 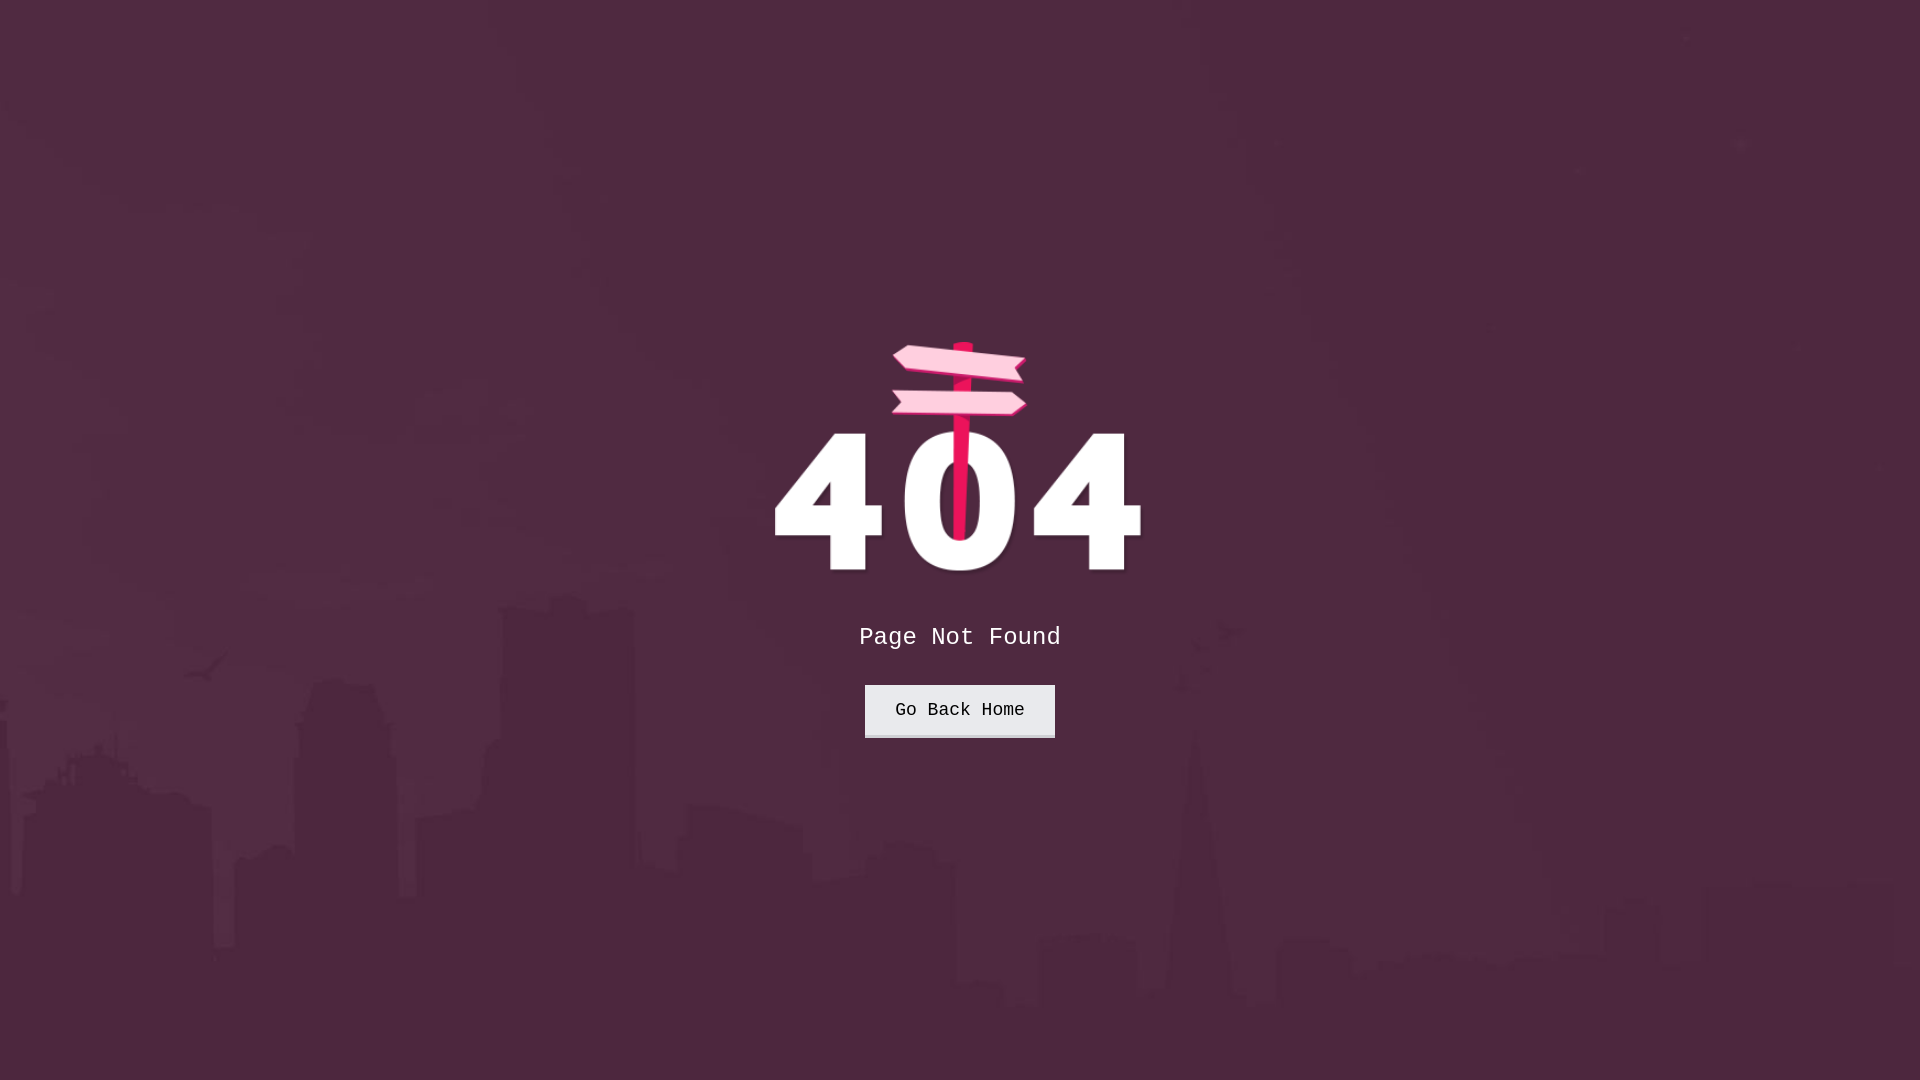 What do you see at coordinates (864, 710) in the screenshot?
I see `'Go Back Home'` at bounding box center [864, 710].